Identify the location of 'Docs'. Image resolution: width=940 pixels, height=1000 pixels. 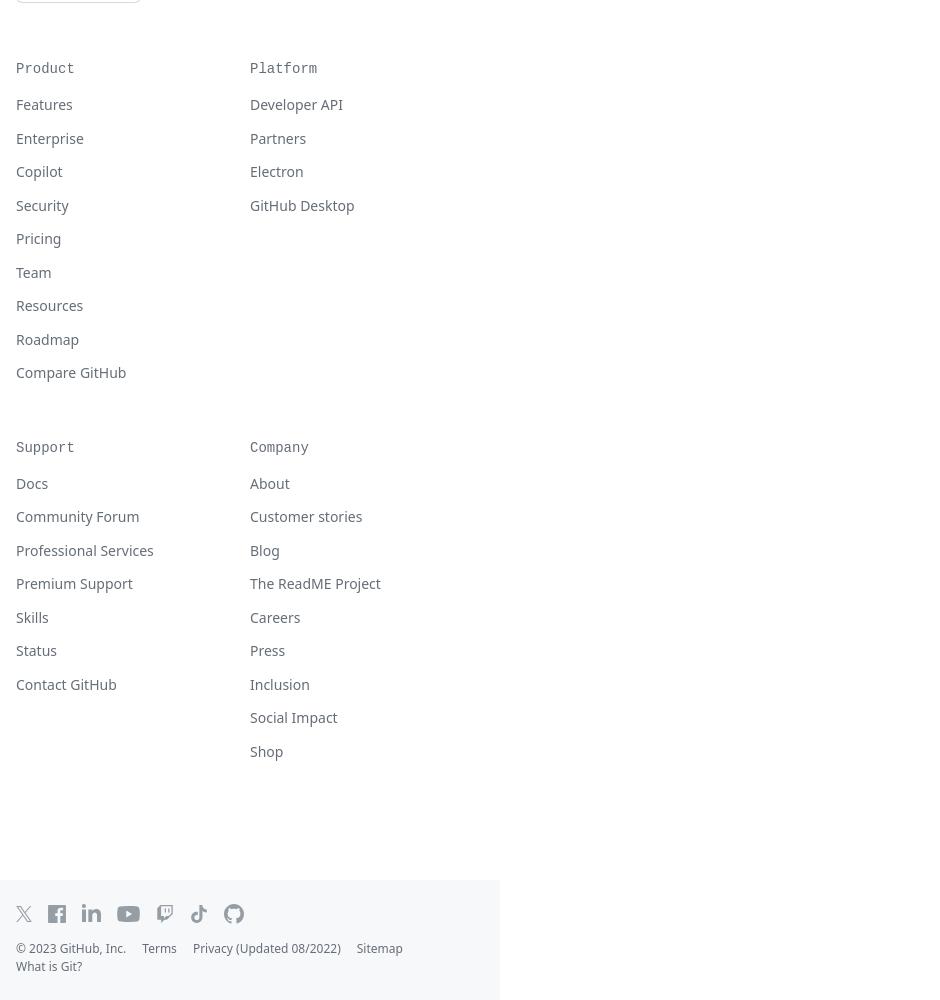
(31, 481).